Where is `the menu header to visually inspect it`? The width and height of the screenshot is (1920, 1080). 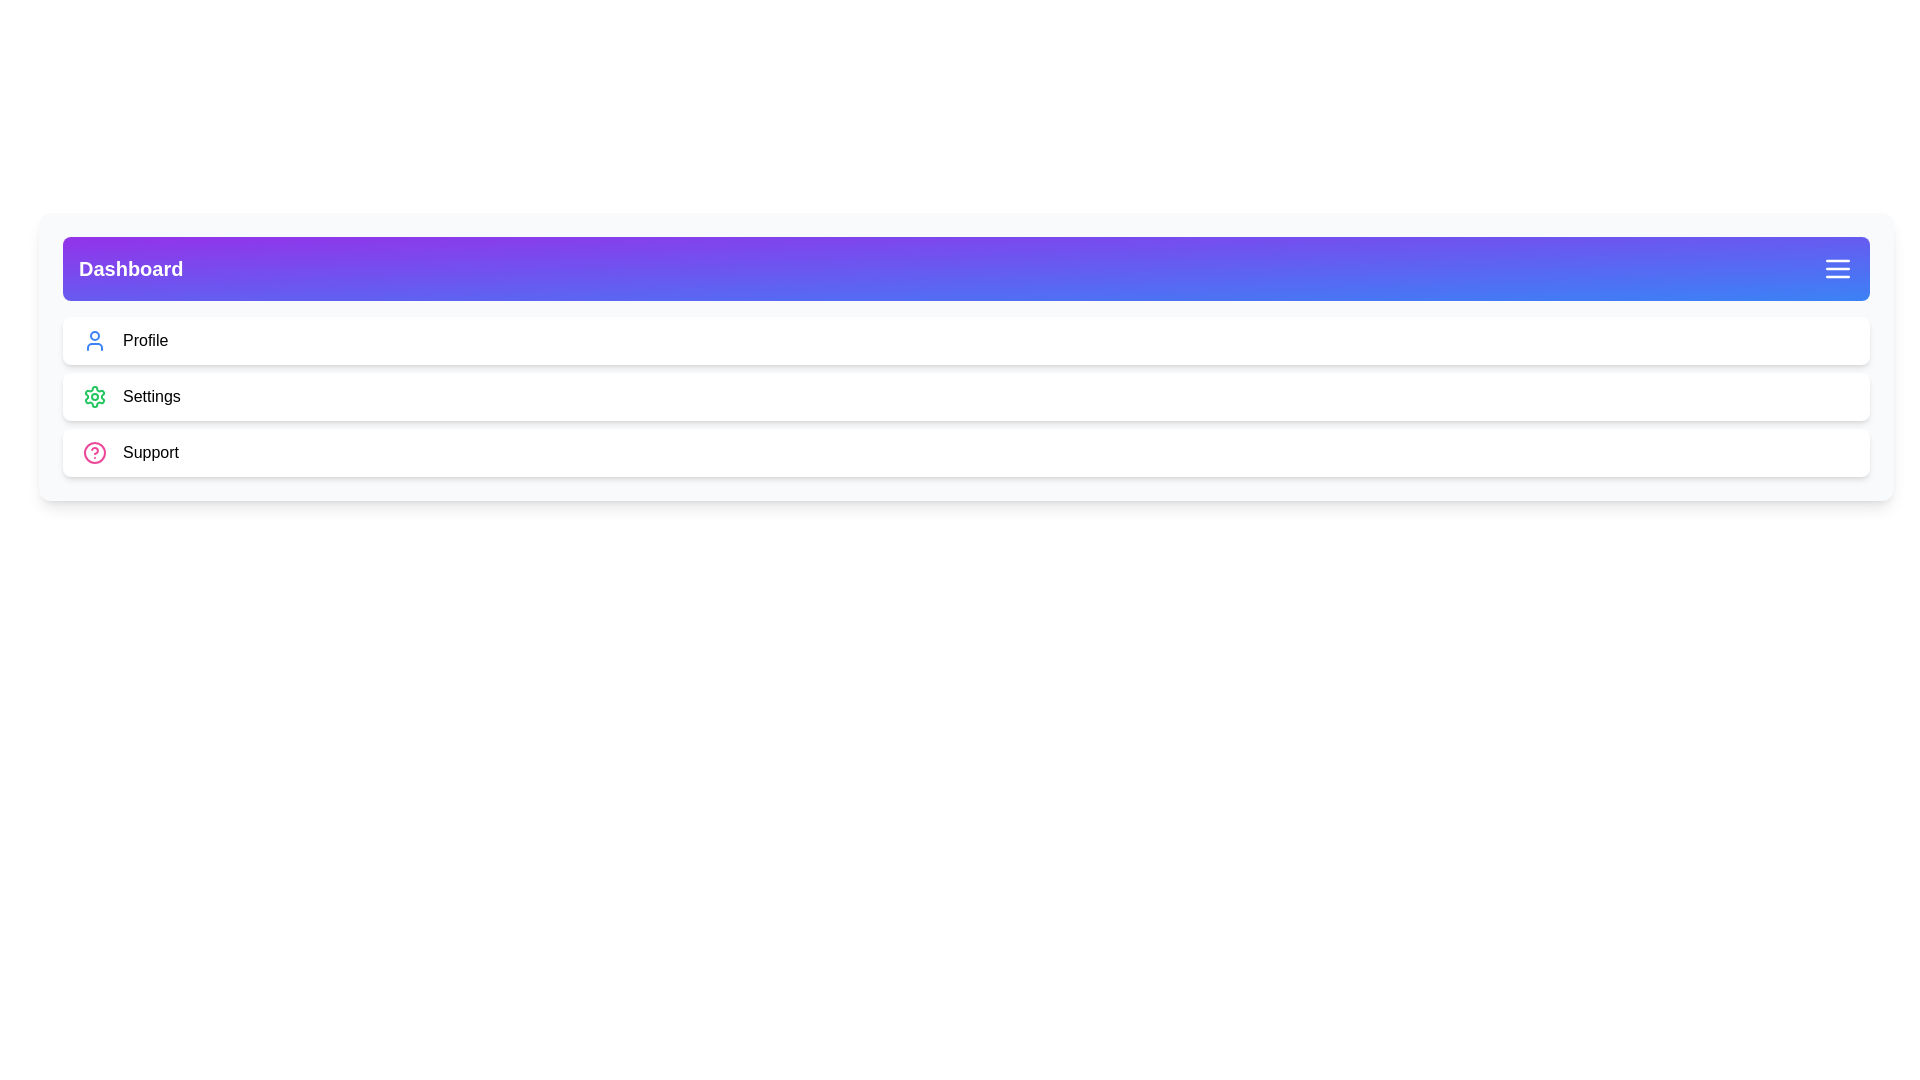
the menu header to visually inspect it is located at coordinates (966, 268).